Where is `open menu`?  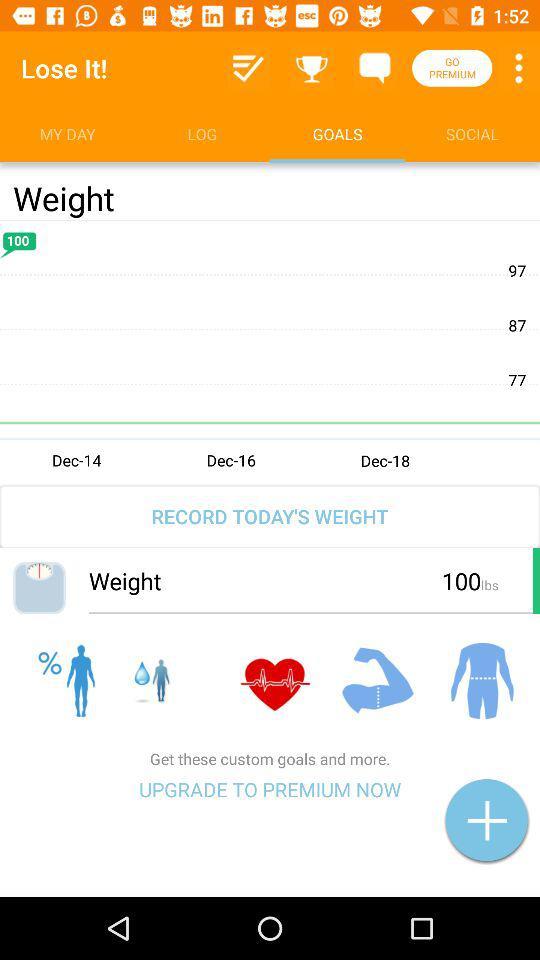
open menu is located at coordinates (518, 68).